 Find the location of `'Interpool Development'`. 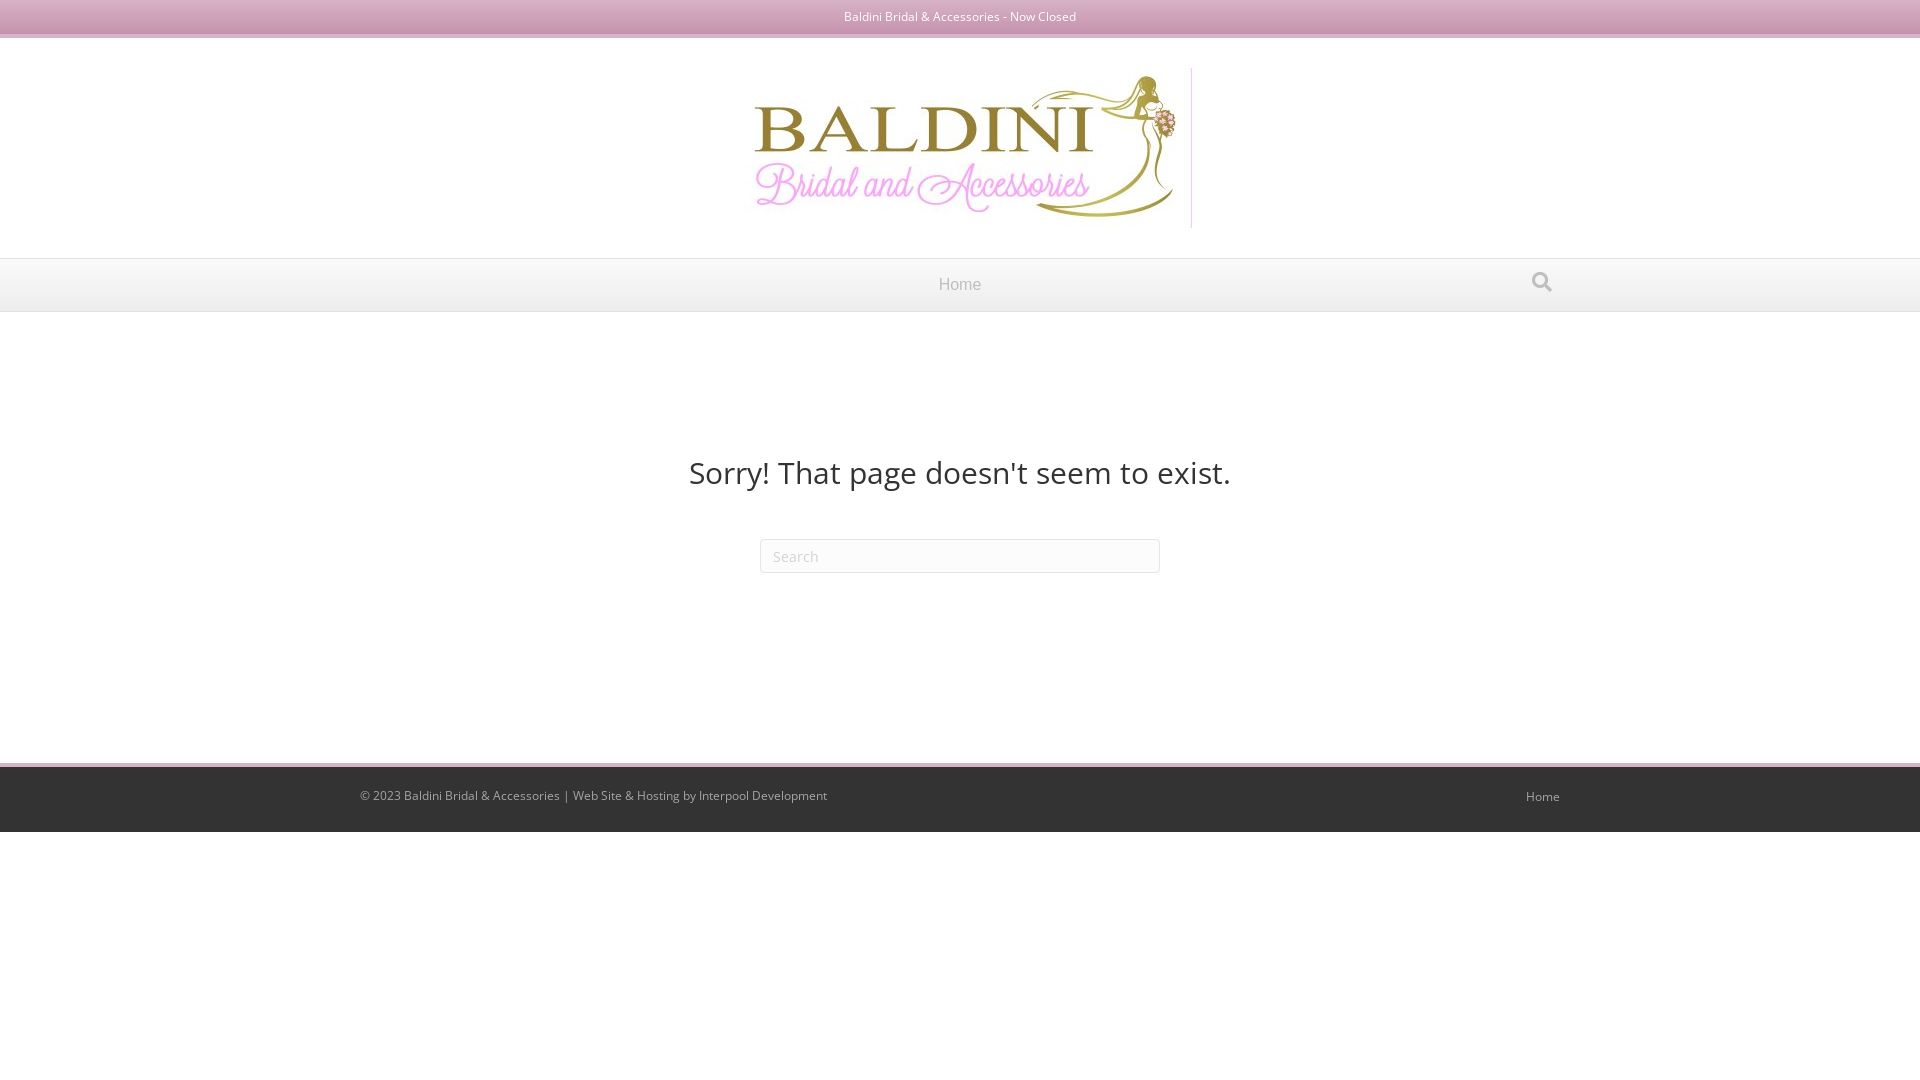

'Interpool Development' is located at coordinates (699, 794).